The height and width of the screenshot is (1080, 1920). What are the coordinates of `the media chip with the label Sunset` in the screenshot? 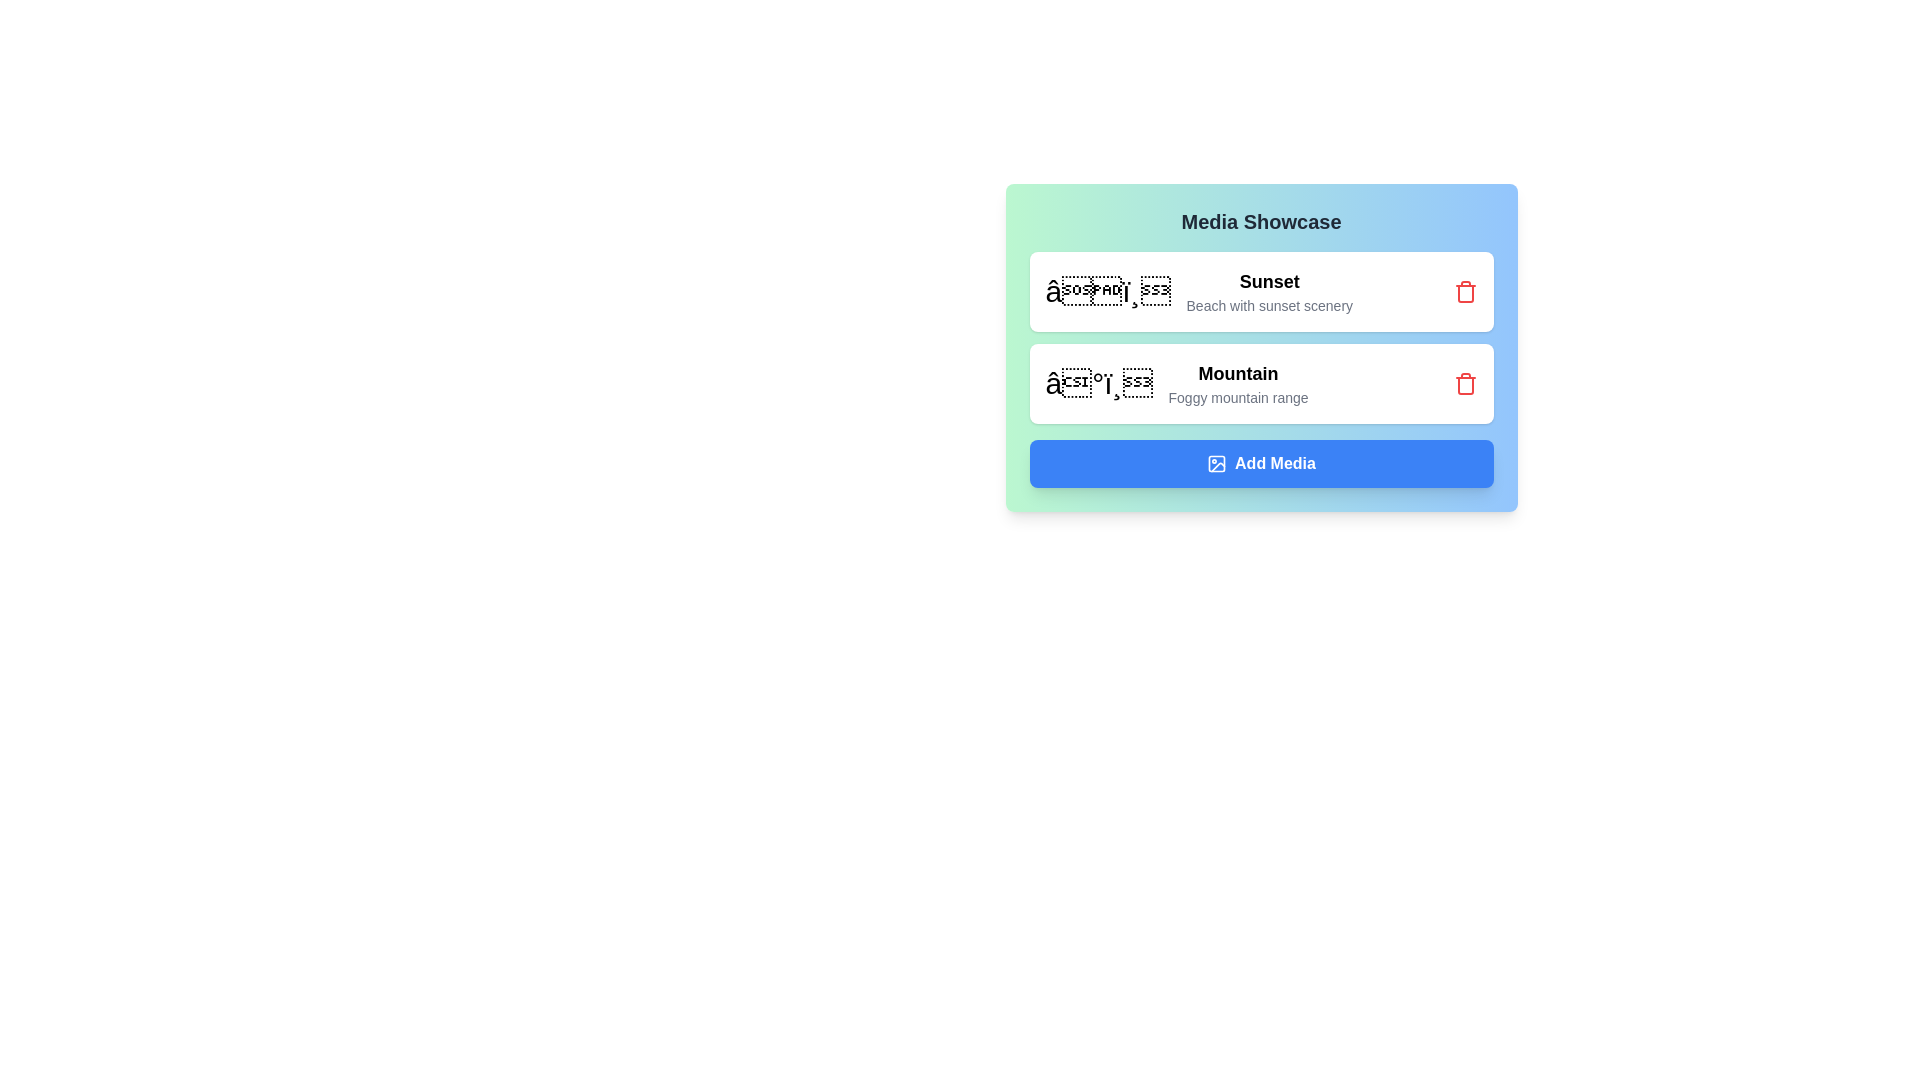 It's located at (1260, 292).